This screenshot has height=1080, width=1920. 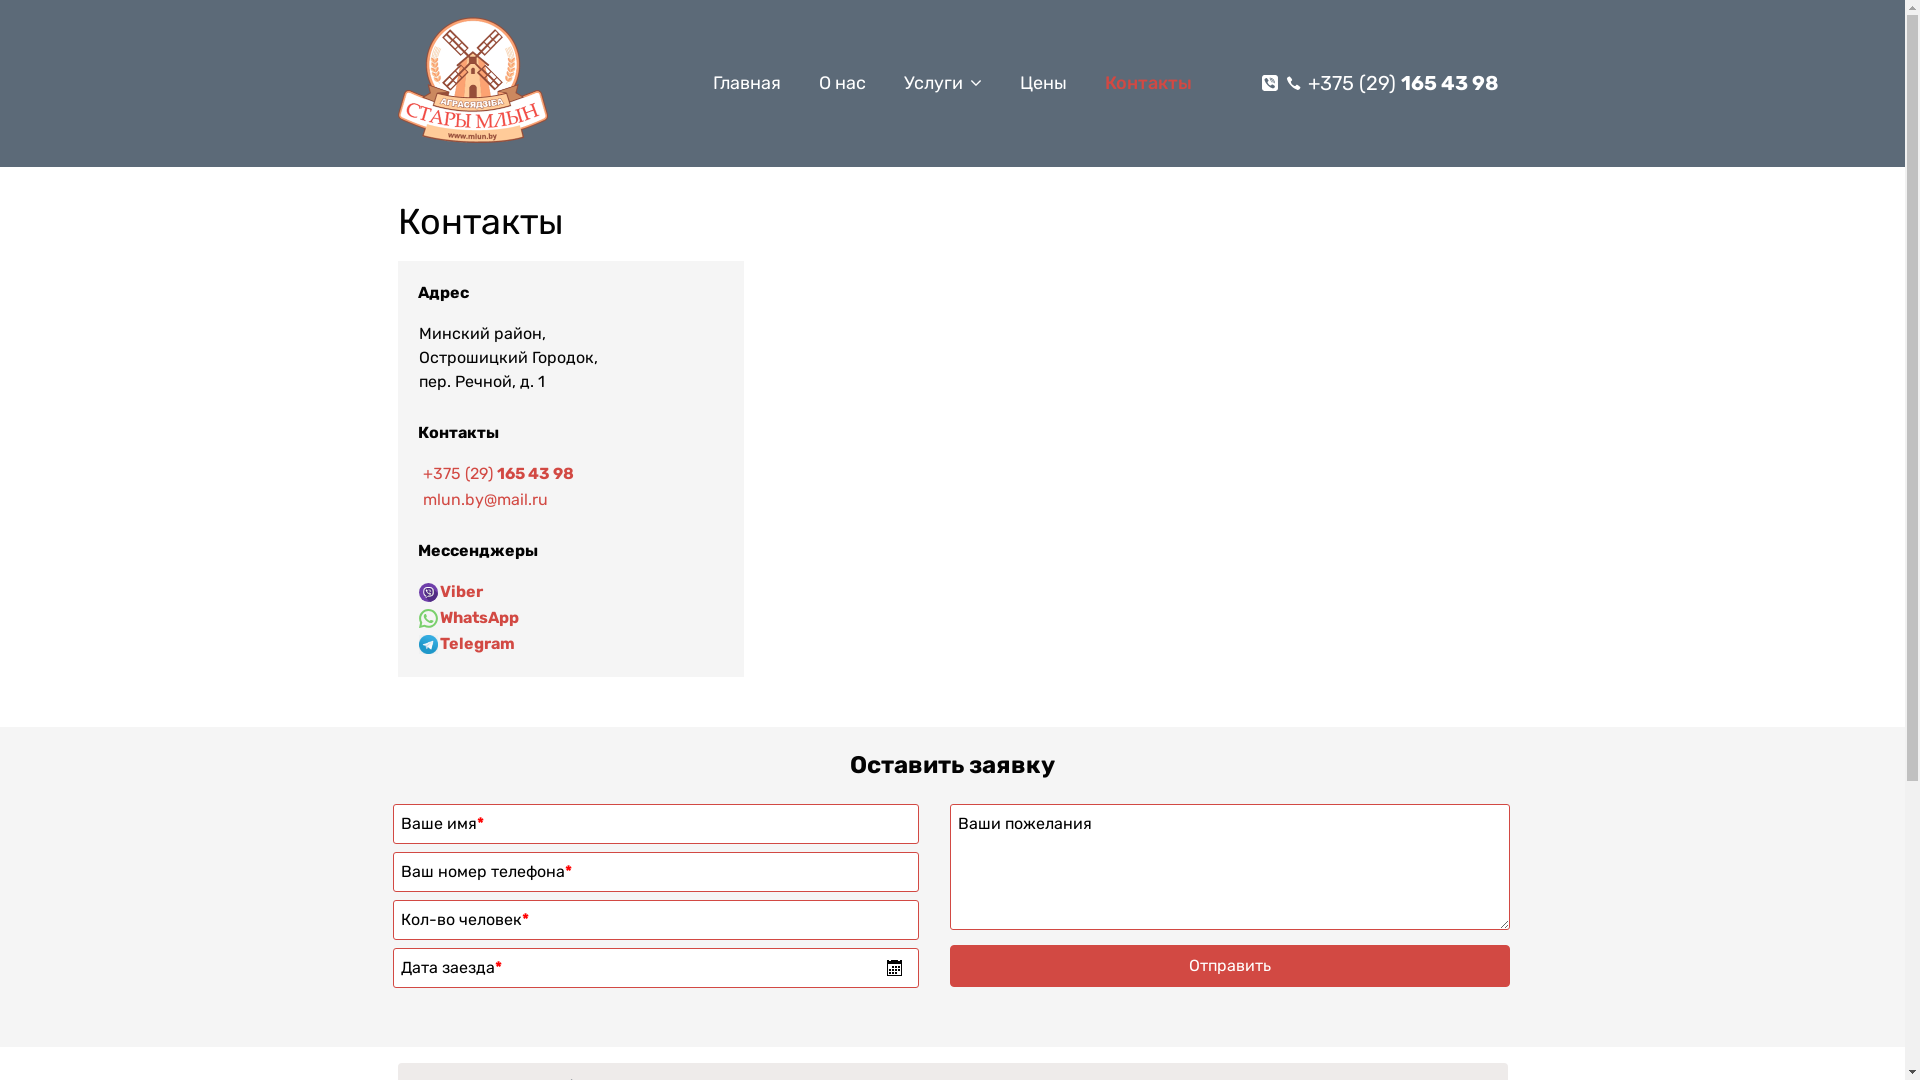 I want to click on 'WhatsApp', so click(x=478, y=616).